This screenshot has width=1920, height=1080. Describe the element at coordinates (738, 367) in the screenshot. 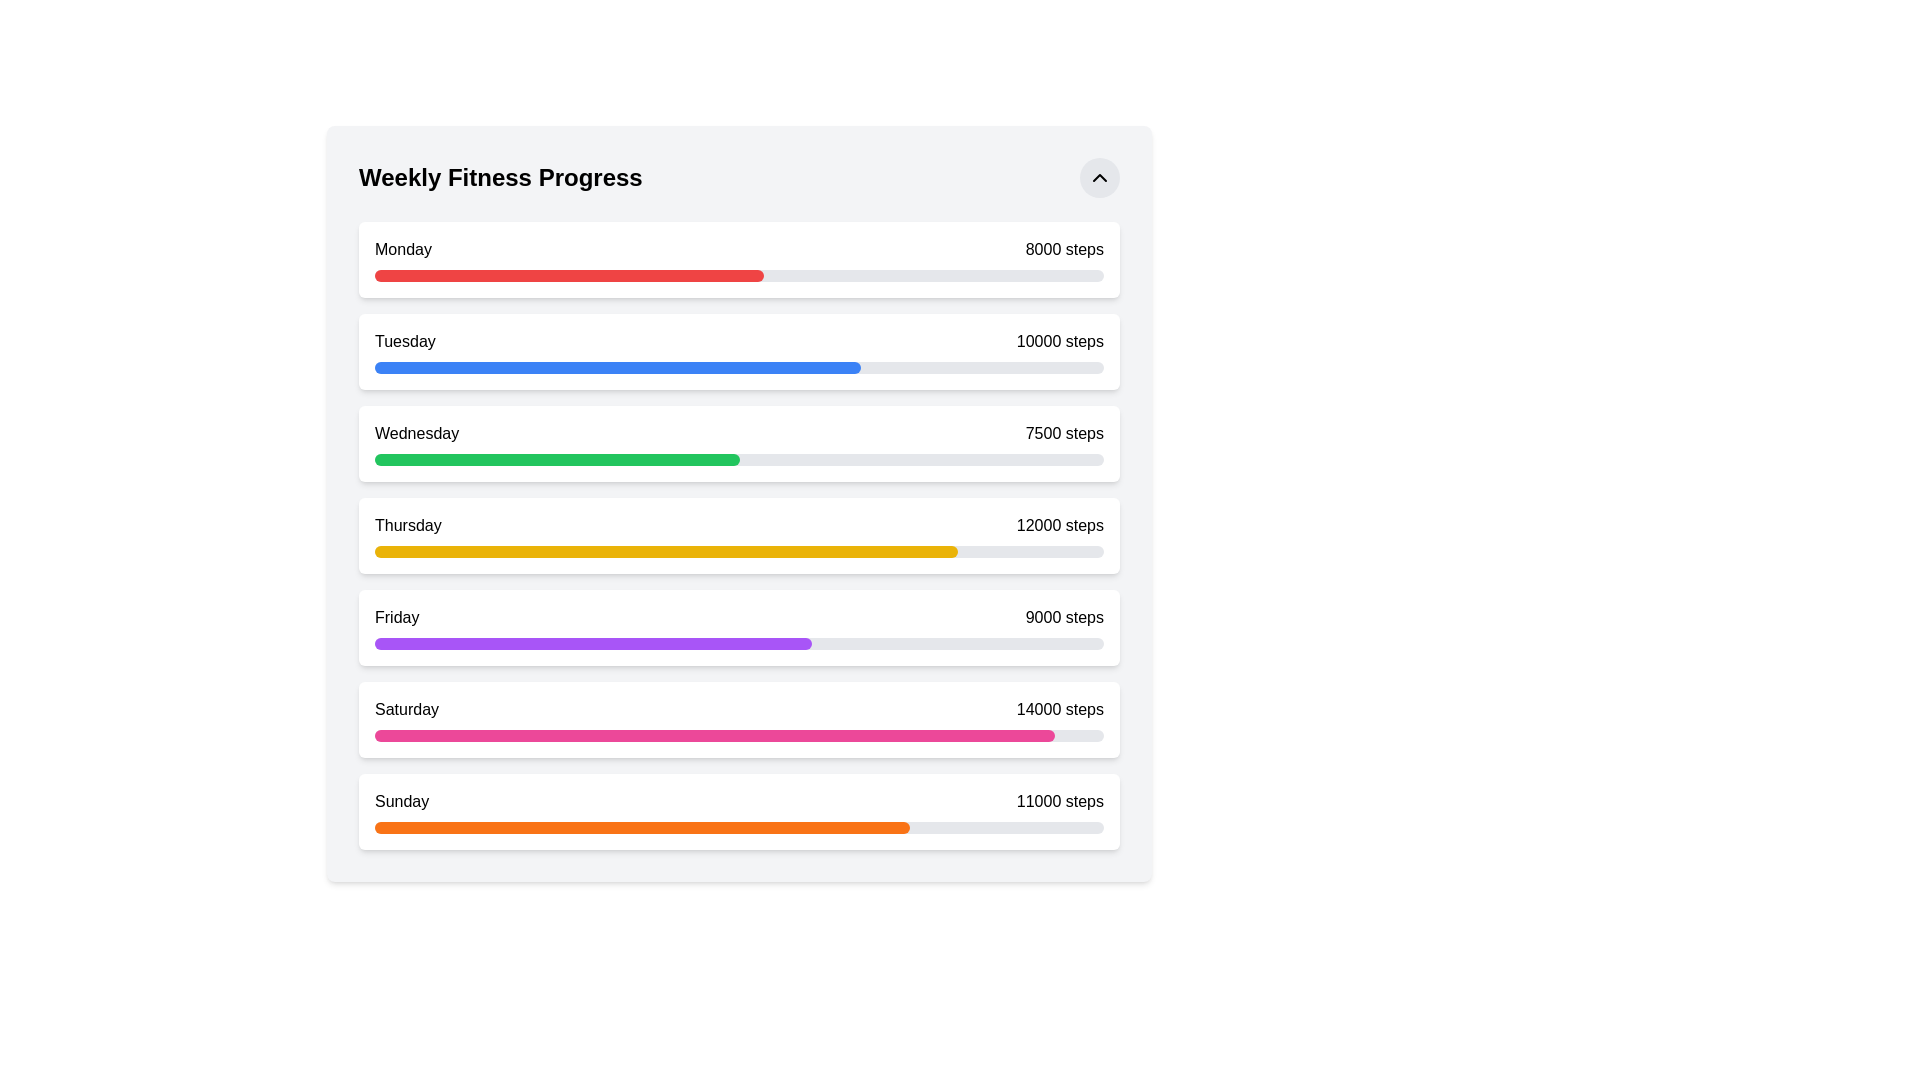

I see `the horizontal progress bar styled with rounded ends, which indicates progress for Tuesday's steps summary, located to the left of the '10000 steps' label` at that location.